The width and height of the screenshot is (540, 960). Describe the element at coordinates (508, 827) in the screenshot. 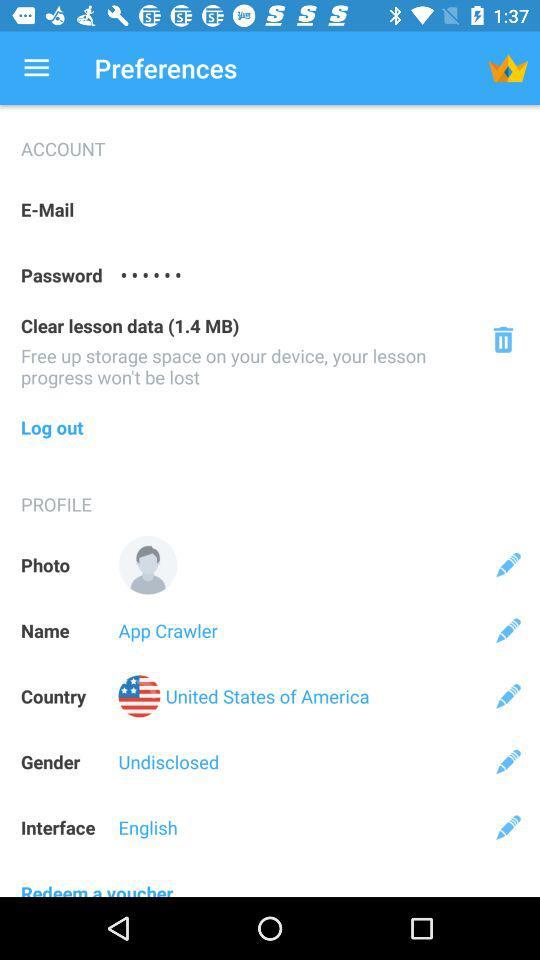

I see `the edit icon` at that location.